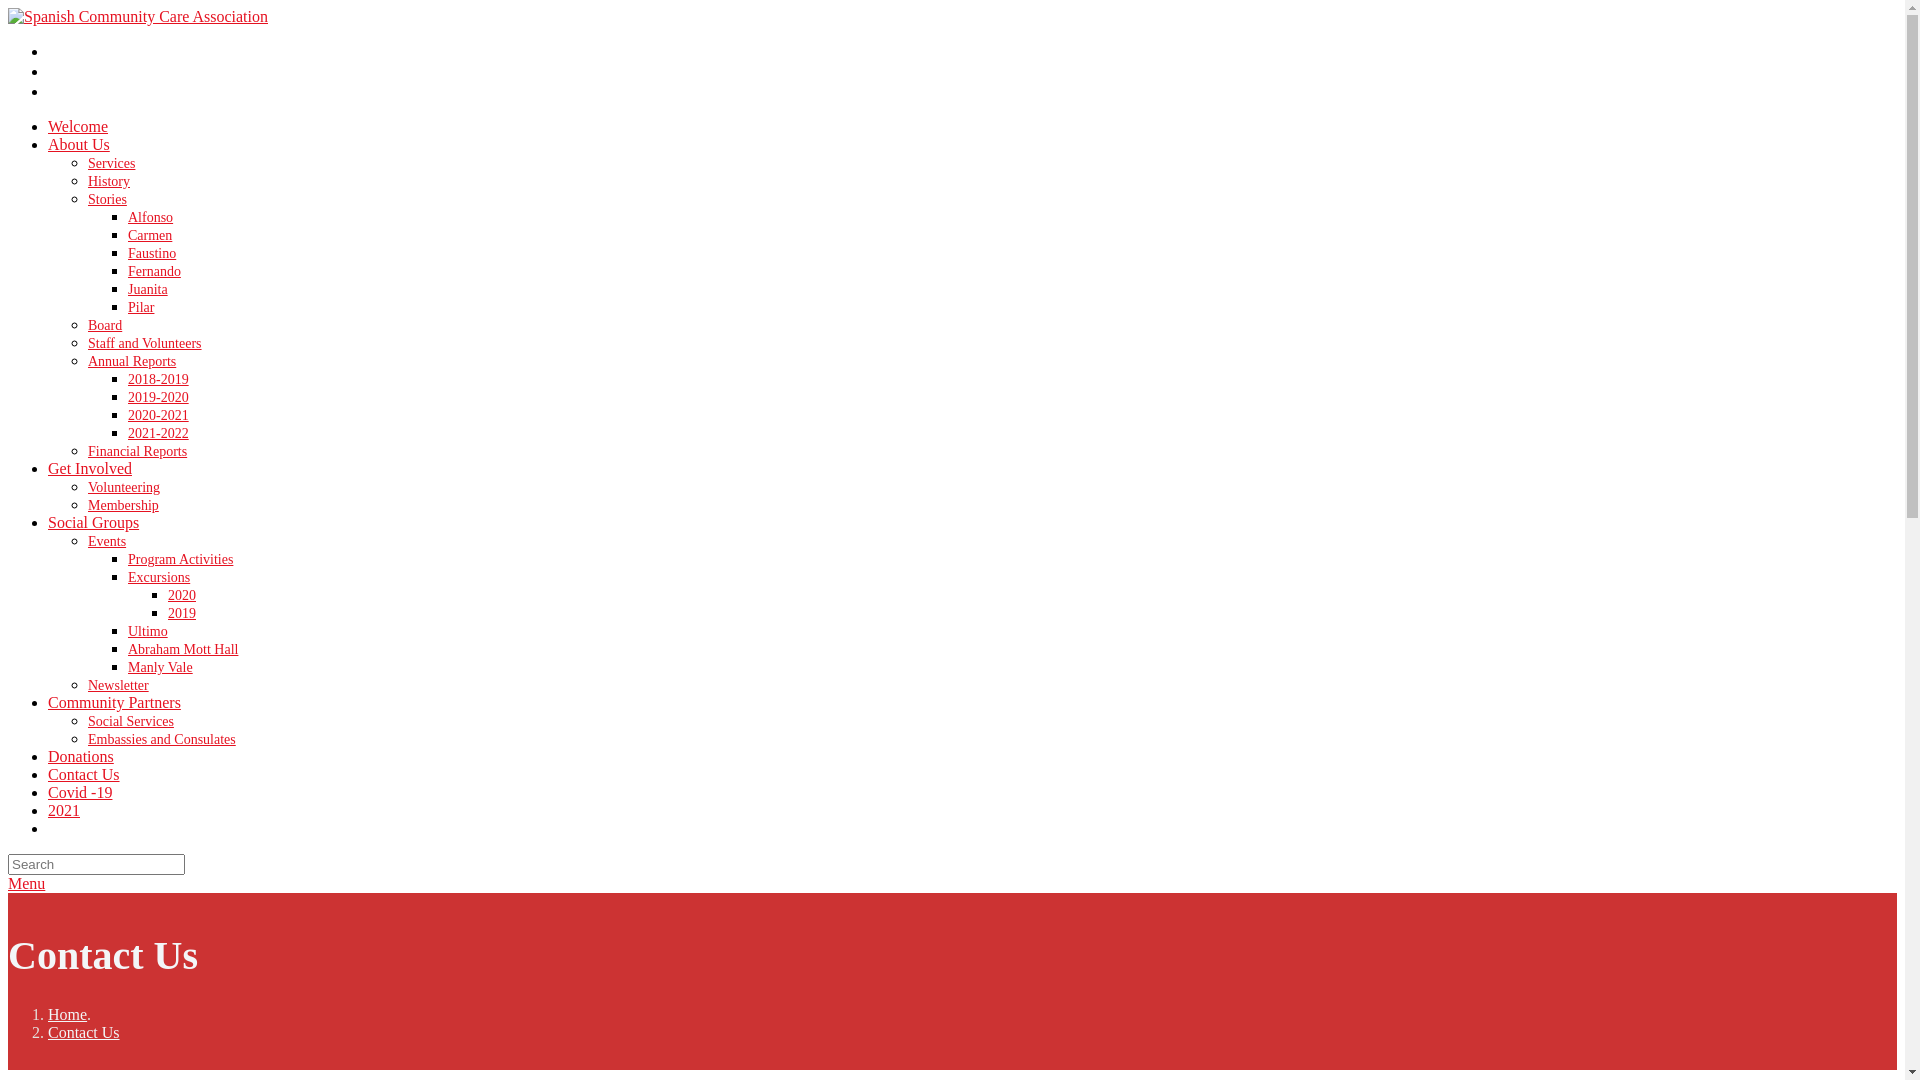 The height and width of the screenshot is (1080, 1920). Describe the element at coordinates (89, 468) in the screenshot. I see `'Get Involved'` at that location.